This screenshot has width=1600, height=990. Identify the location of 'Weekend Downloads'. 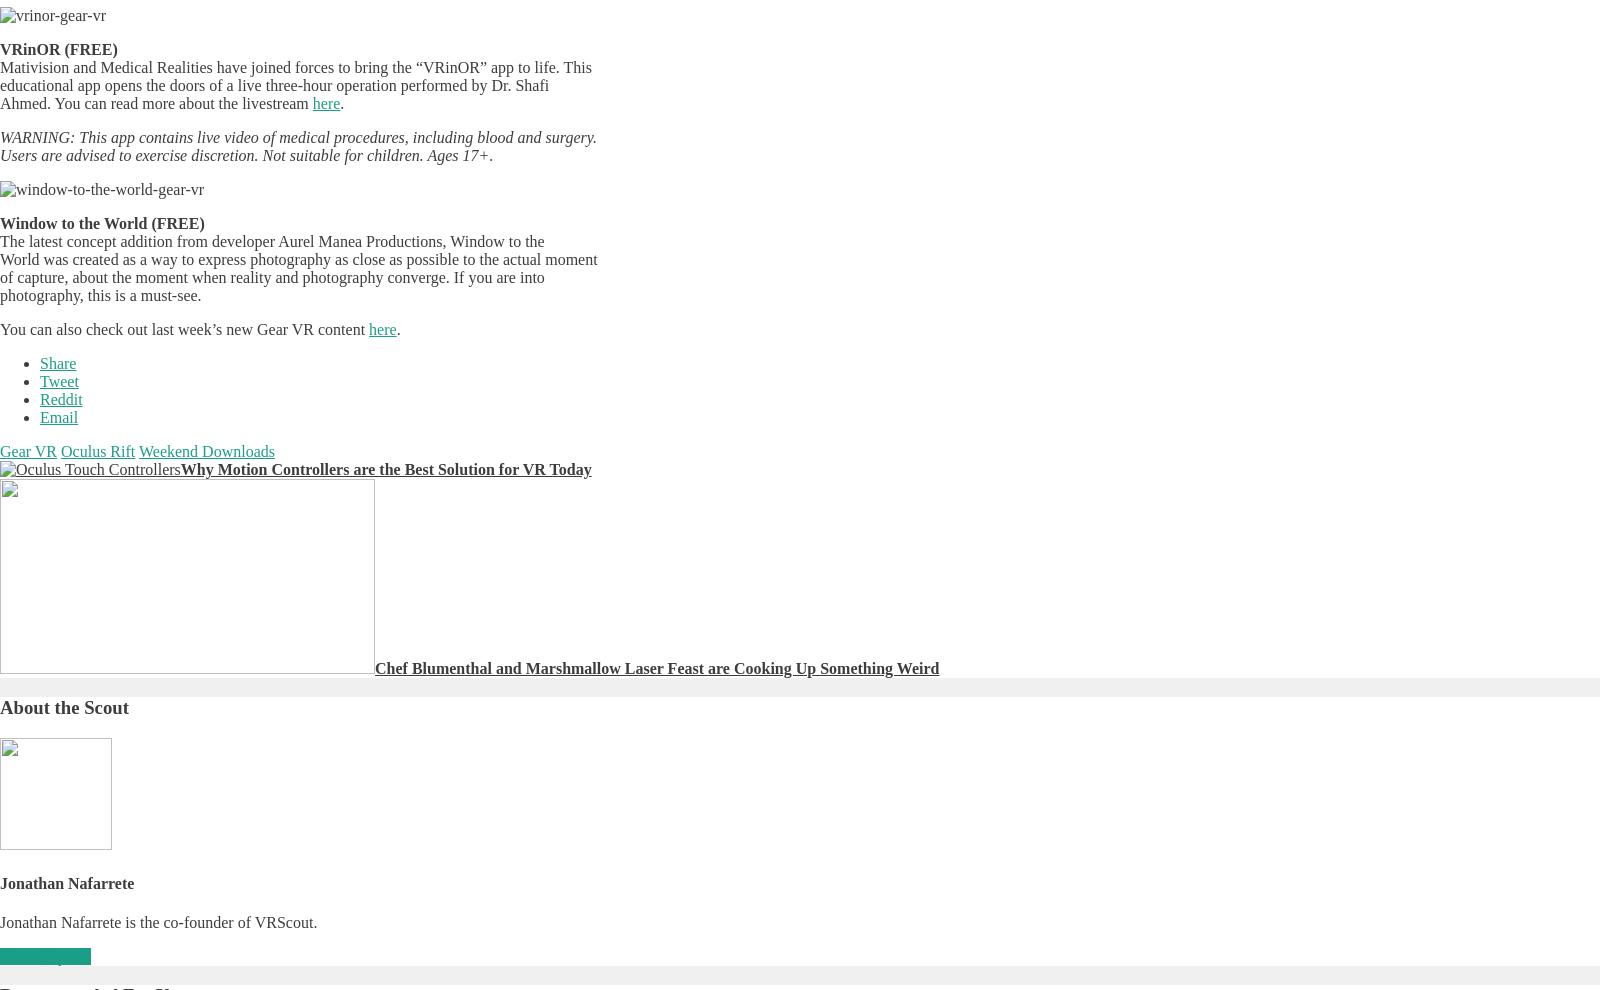
(206, 451).